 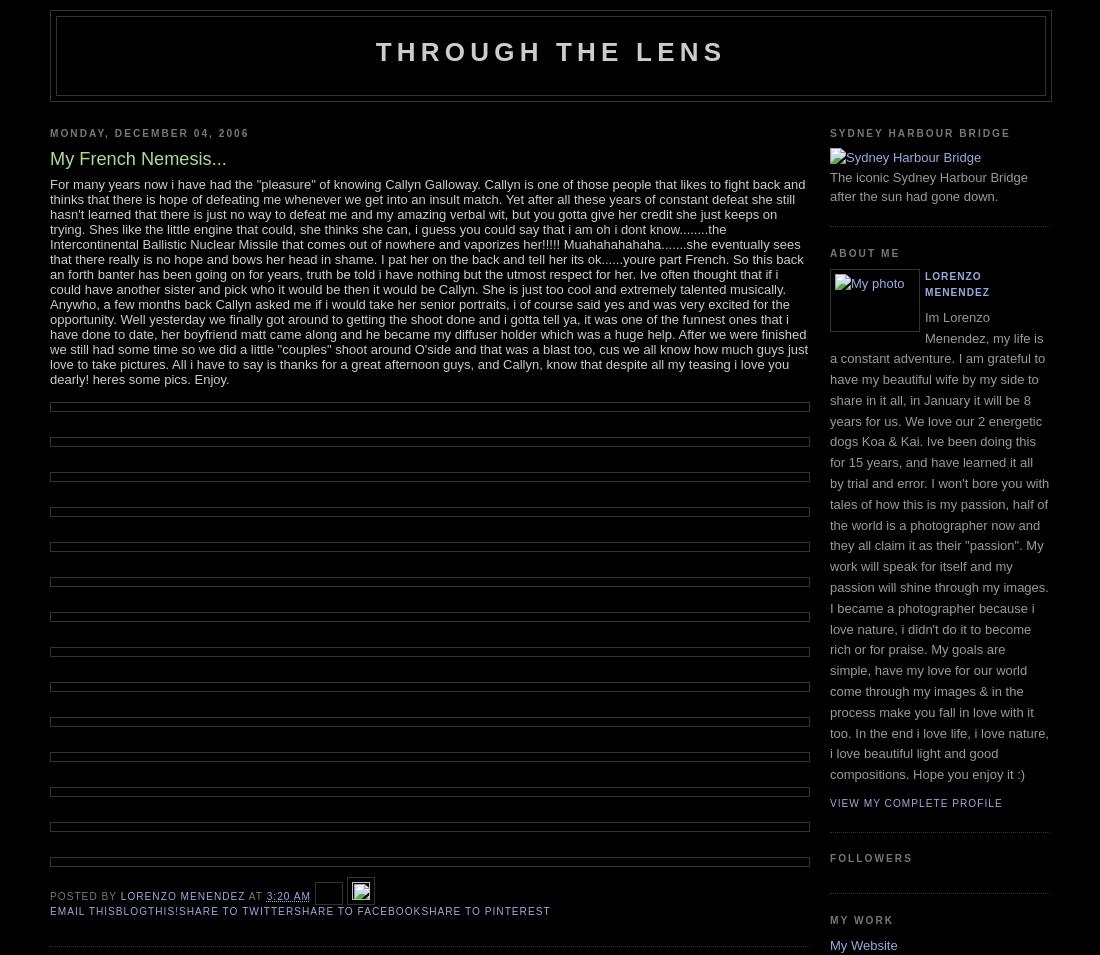 I want to click on 'at', so click(x=256, y=895).